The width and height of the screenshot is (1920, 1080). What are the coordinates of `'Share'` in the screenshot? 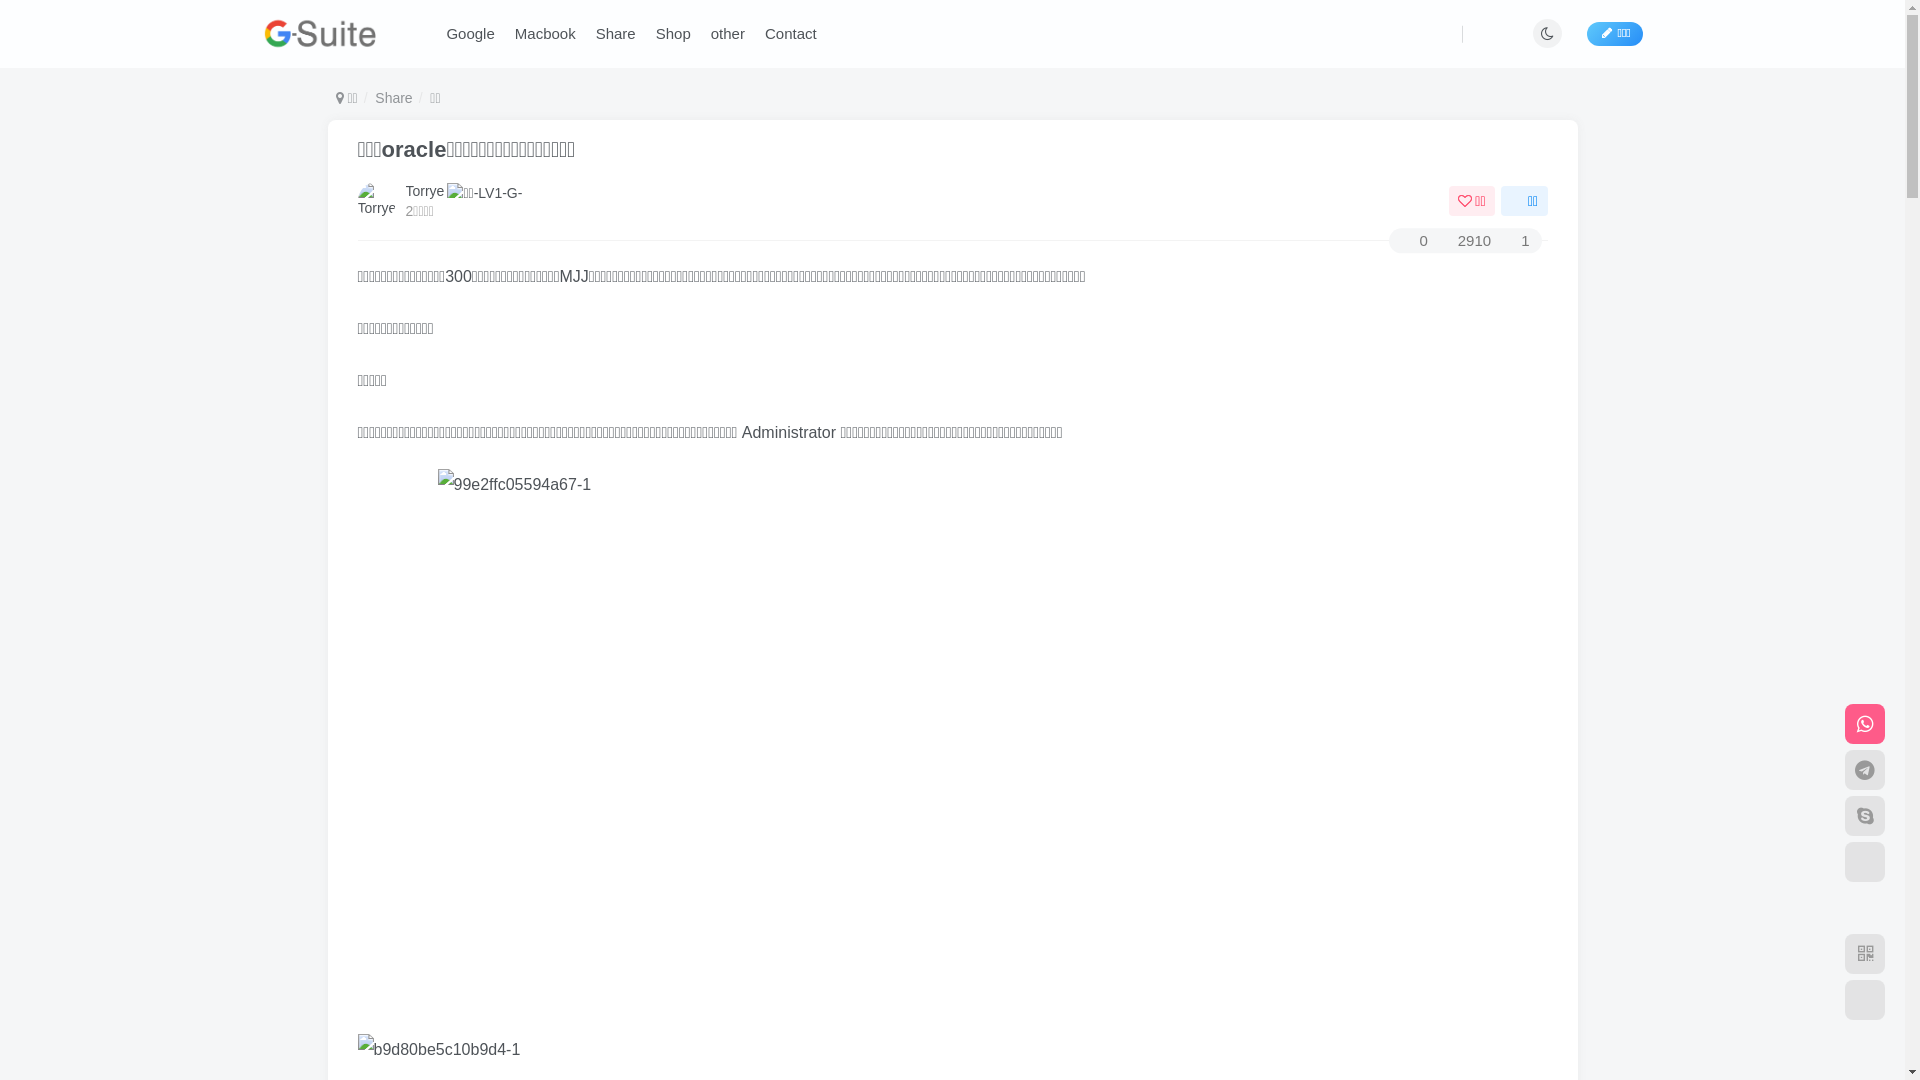 It's located at (614, 34).